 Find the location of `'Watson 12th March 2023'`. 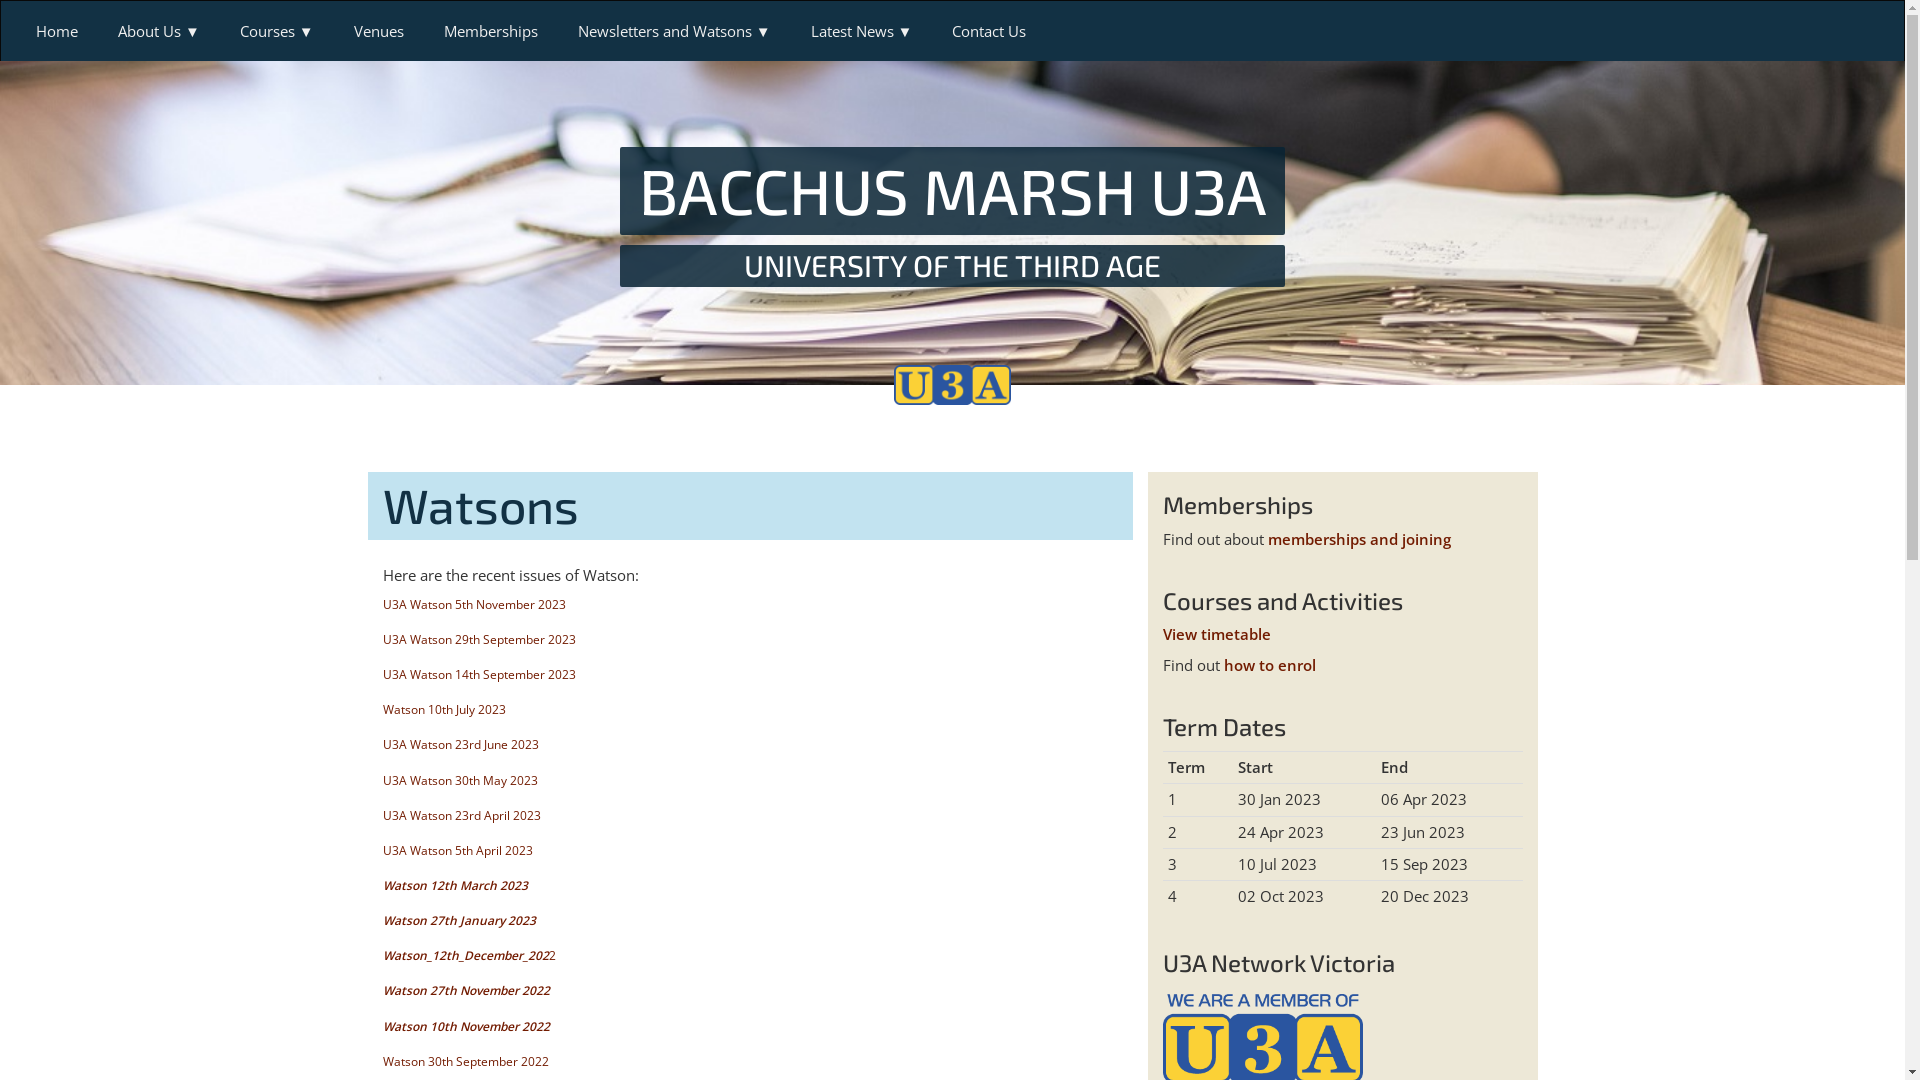

'Watson 12th March 2023' is located at coordinates (453, 884).